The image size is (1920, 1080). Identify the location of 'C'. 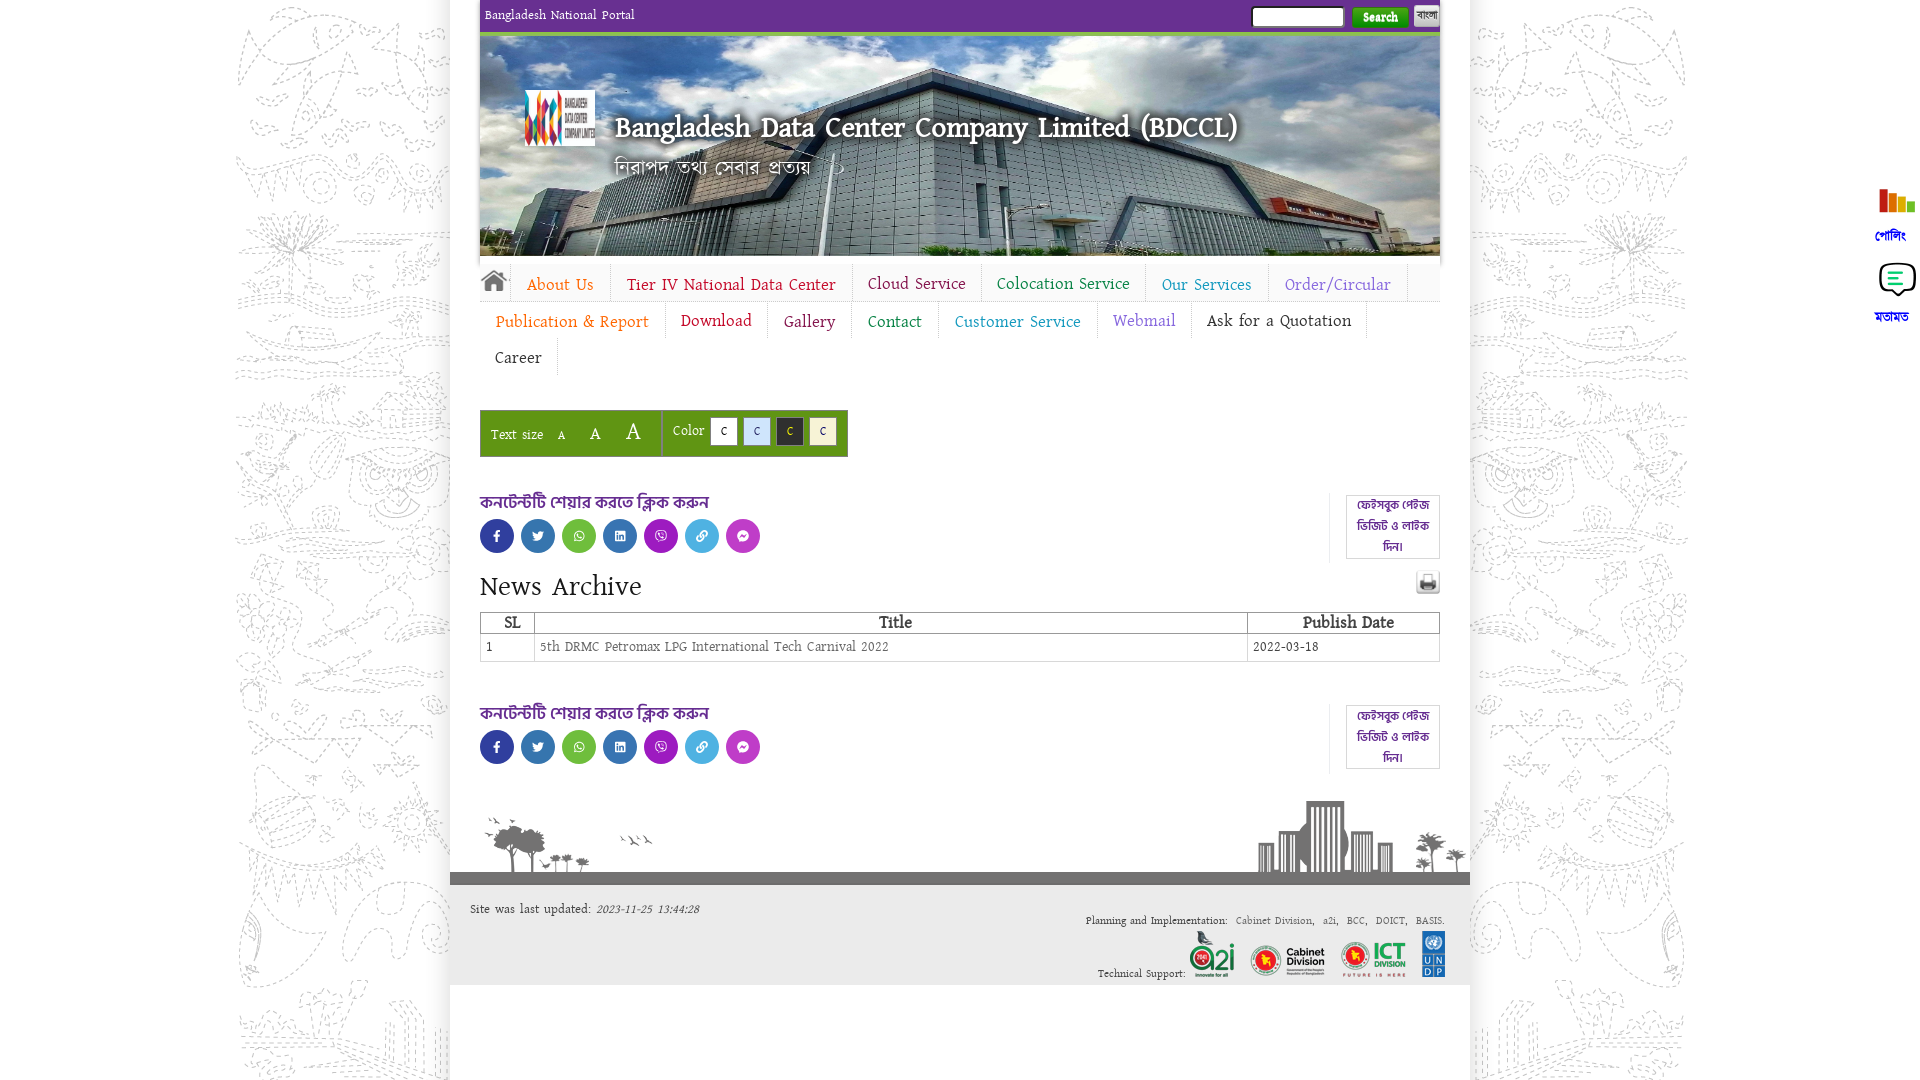
(789, 430).